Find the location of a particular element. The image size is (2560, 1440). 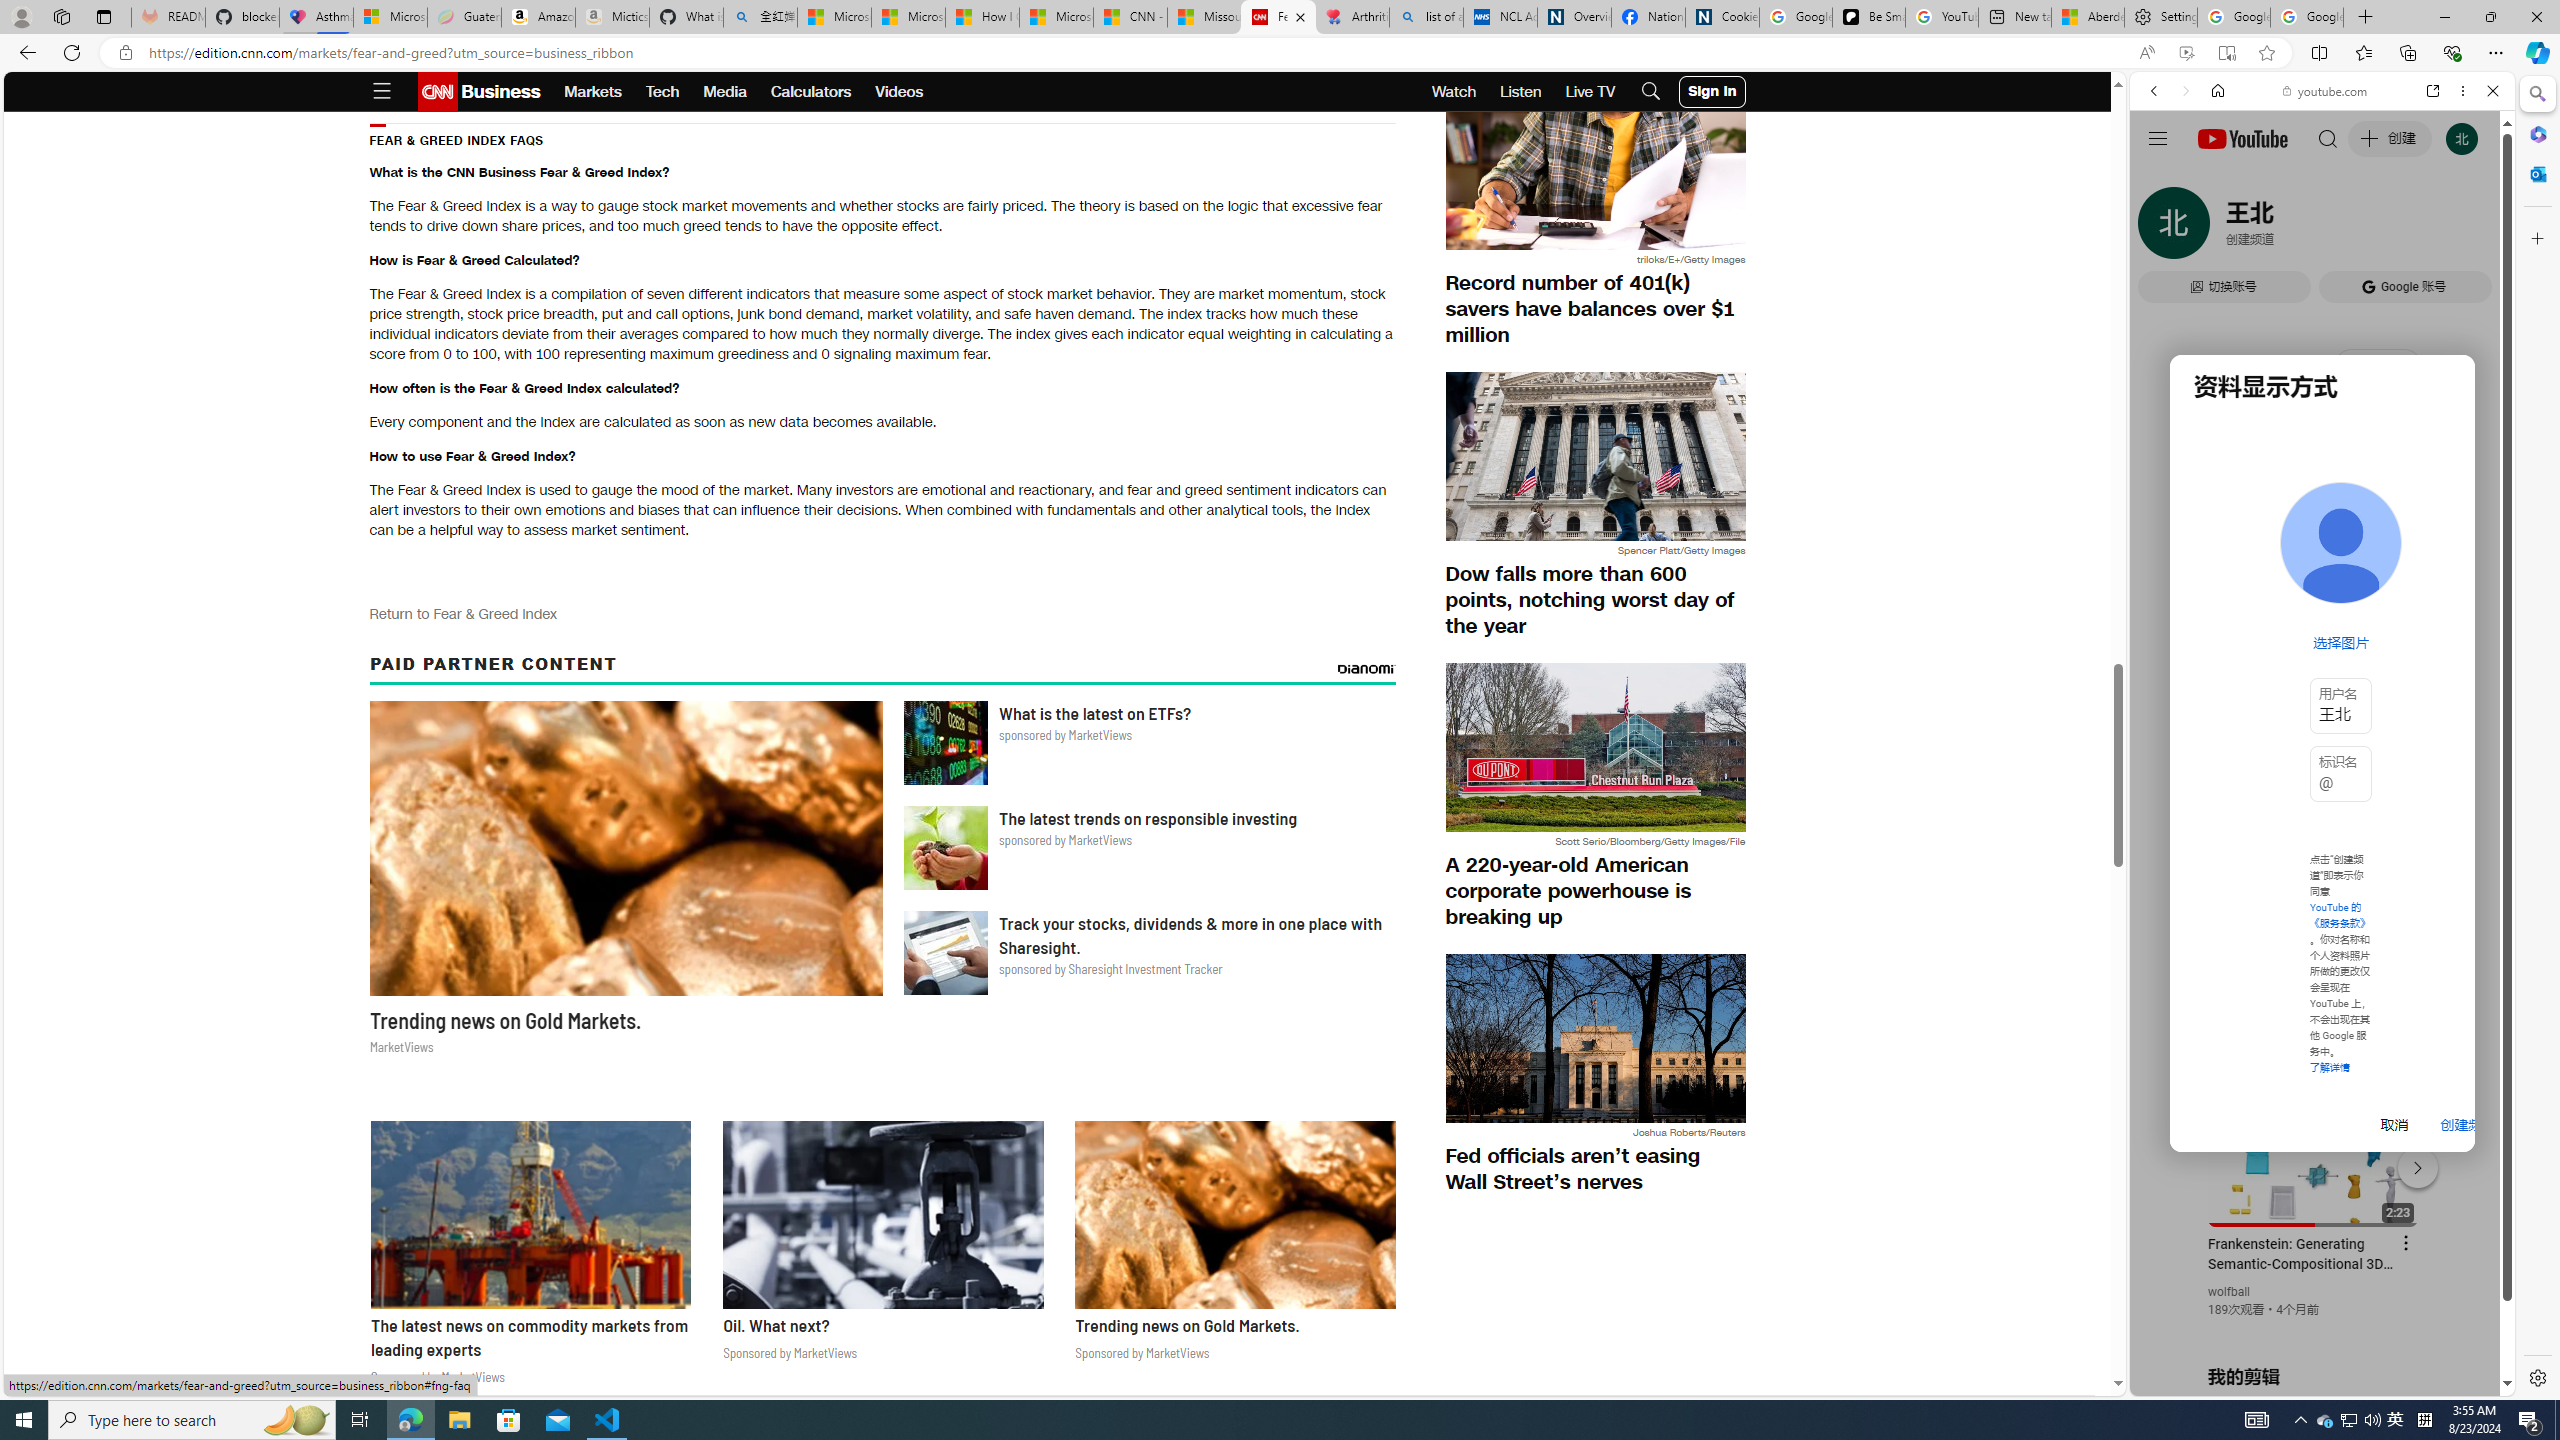

'Live TV' is located at coordinates (1589, 91).